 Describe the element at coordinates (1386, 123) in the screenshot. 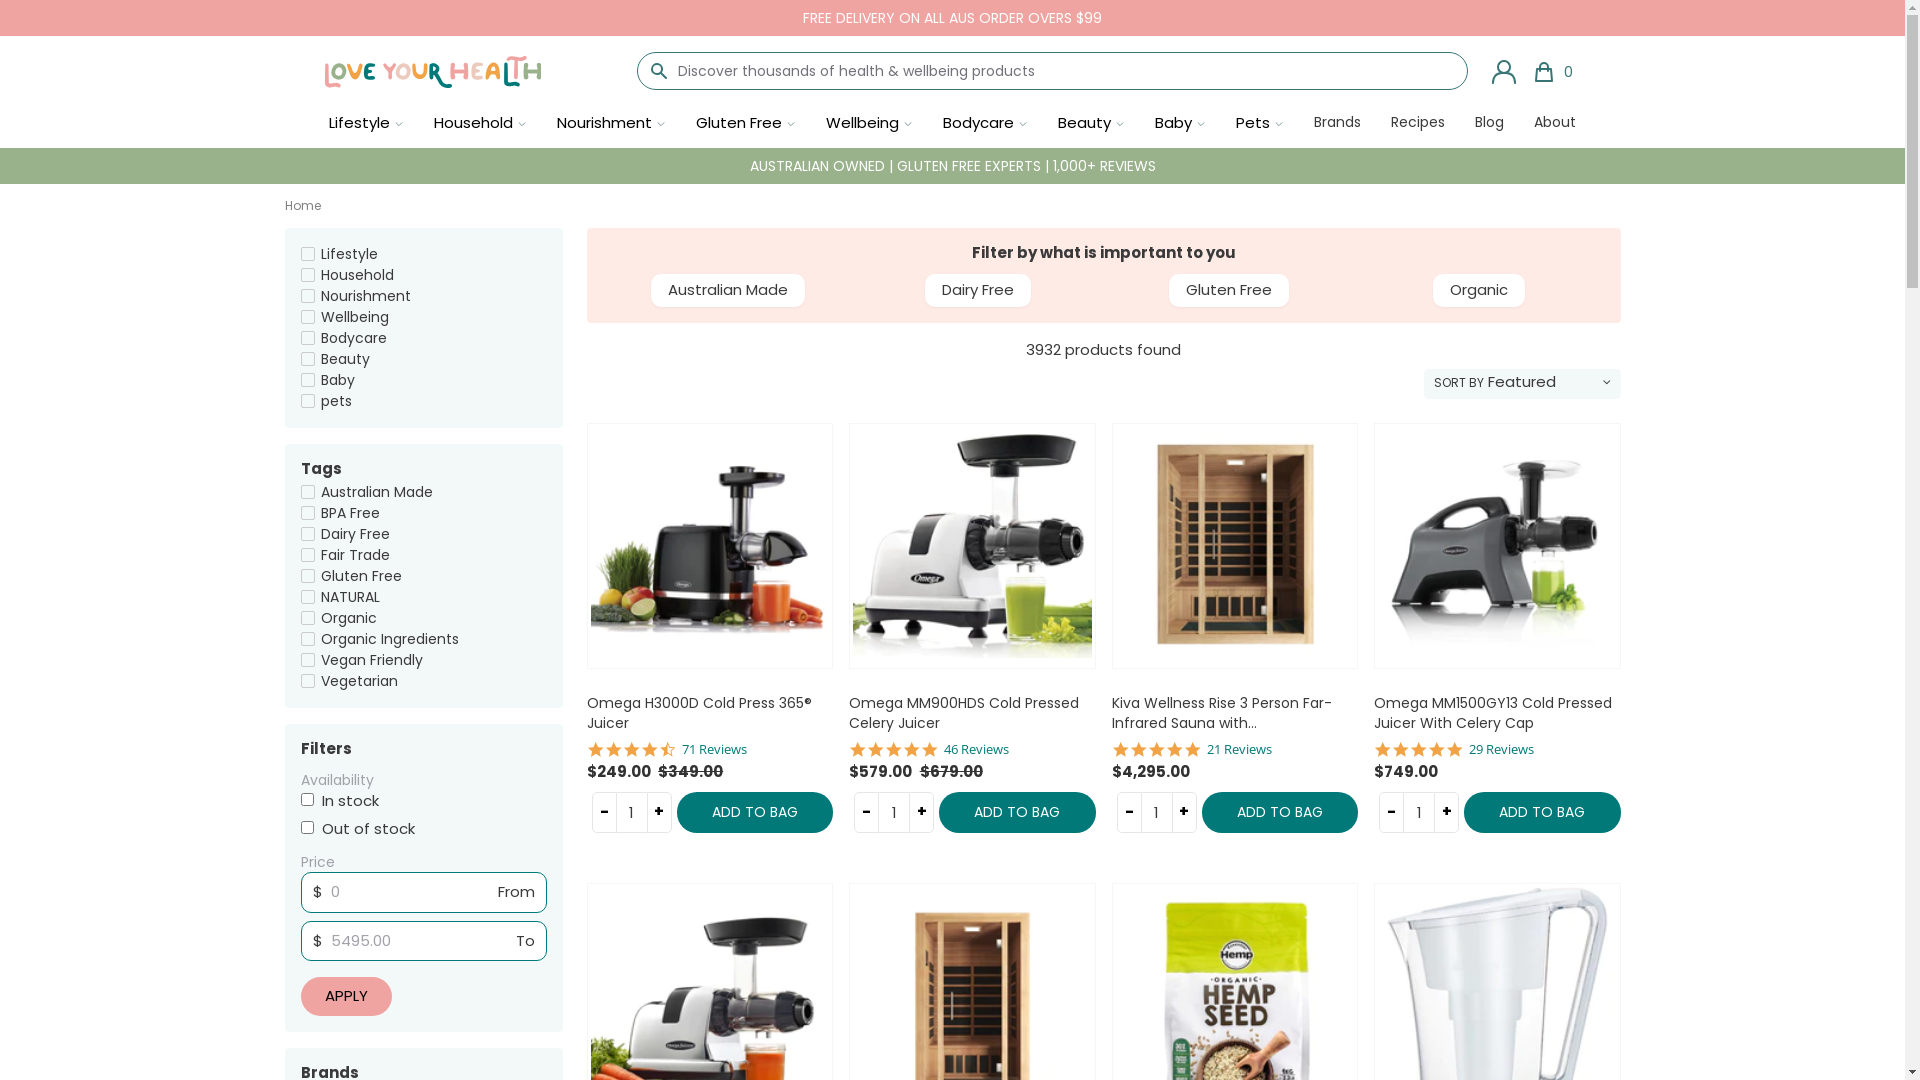

I see `'Recipes'` at that location.